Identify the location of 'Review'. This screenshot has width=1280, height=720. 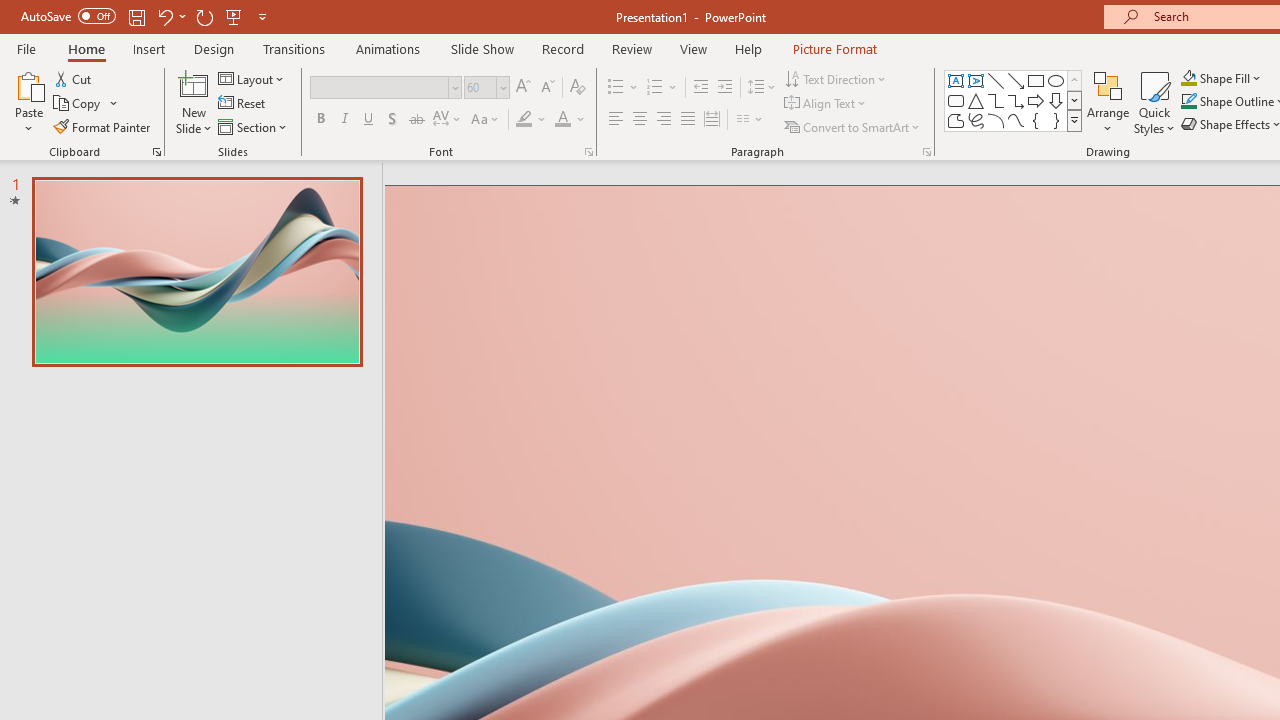
(630, 48).